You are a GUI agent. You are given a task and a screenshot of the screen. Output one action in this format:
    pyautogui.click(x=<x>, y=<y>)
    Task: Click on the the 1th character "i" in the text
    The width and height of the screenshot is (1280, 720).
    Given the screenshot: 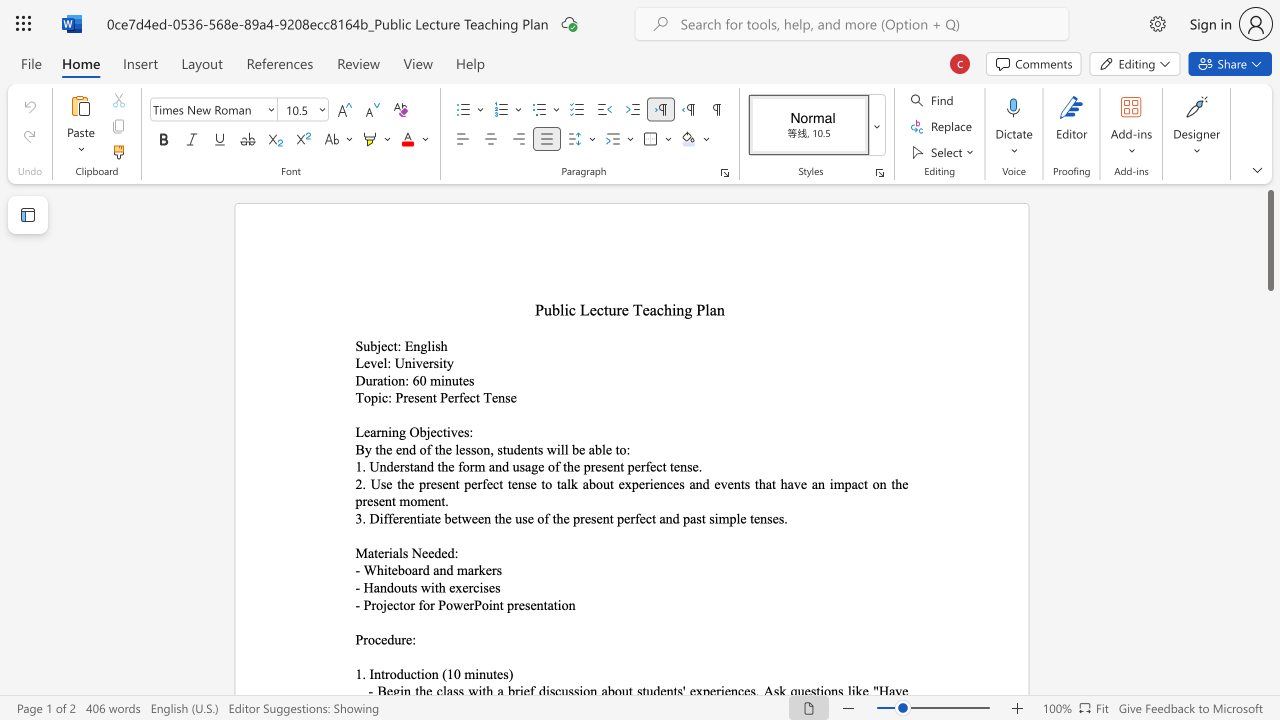 What is the action you would take?
    pyautogui.click(x=431, y=586)
    